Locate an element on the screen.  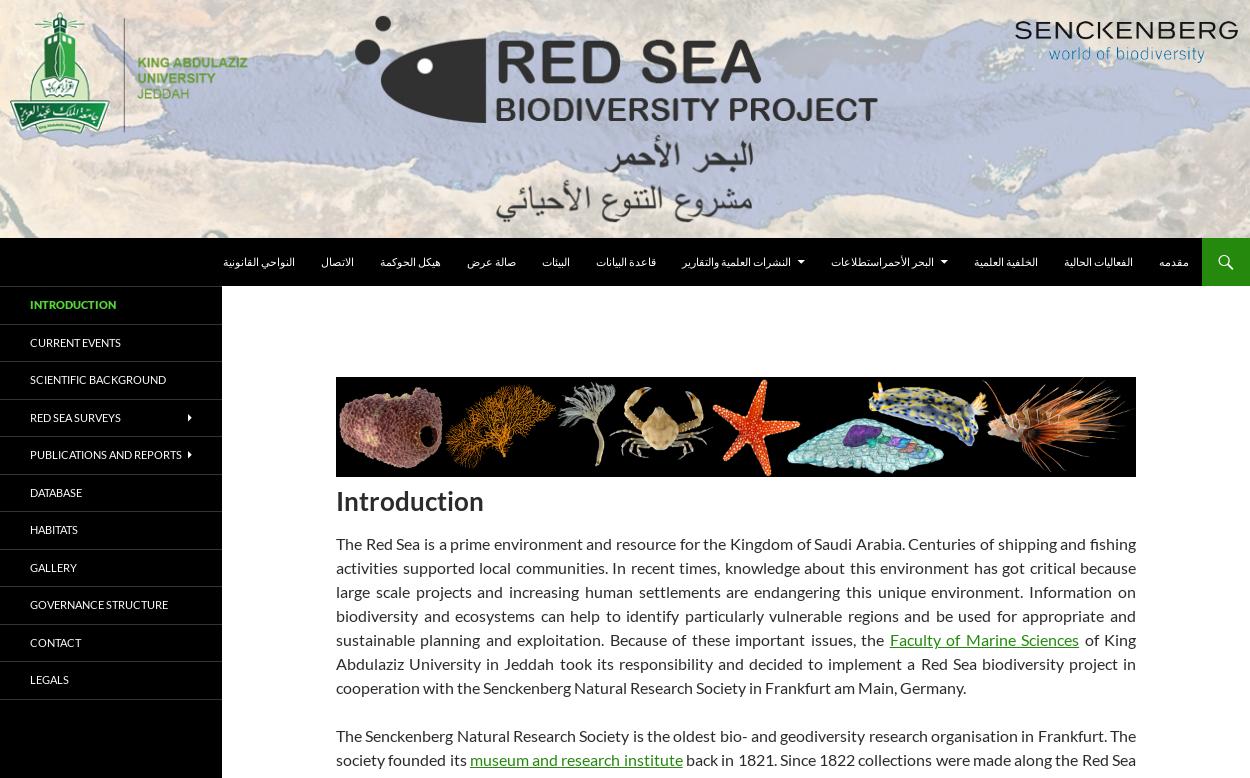
'Publications and Reports' is located at coordinates (105, 454).